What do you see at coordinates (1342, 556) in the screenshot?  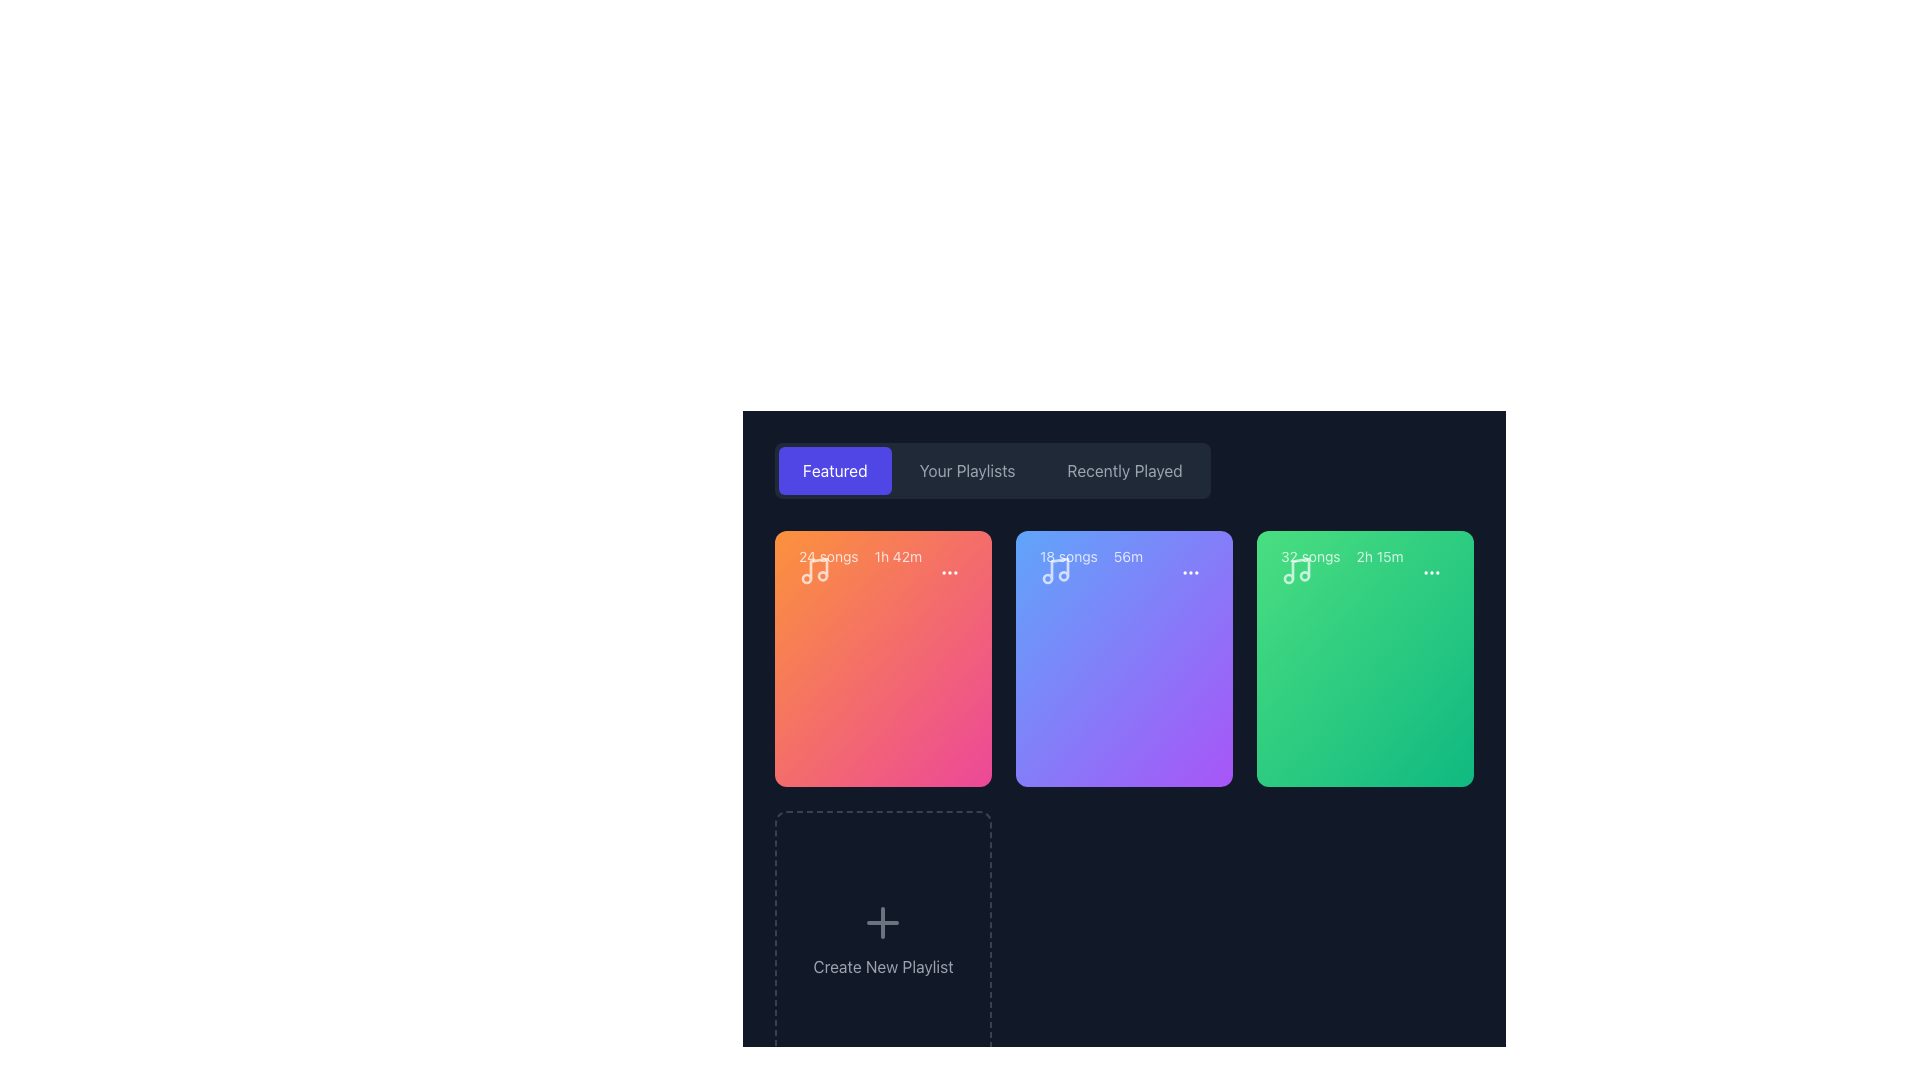 I see `contents of the Text label that provides metadata about the playlist, located at the bottom of the green card, following the 'Workout Mix' text` at bounding box center [1342, 556].